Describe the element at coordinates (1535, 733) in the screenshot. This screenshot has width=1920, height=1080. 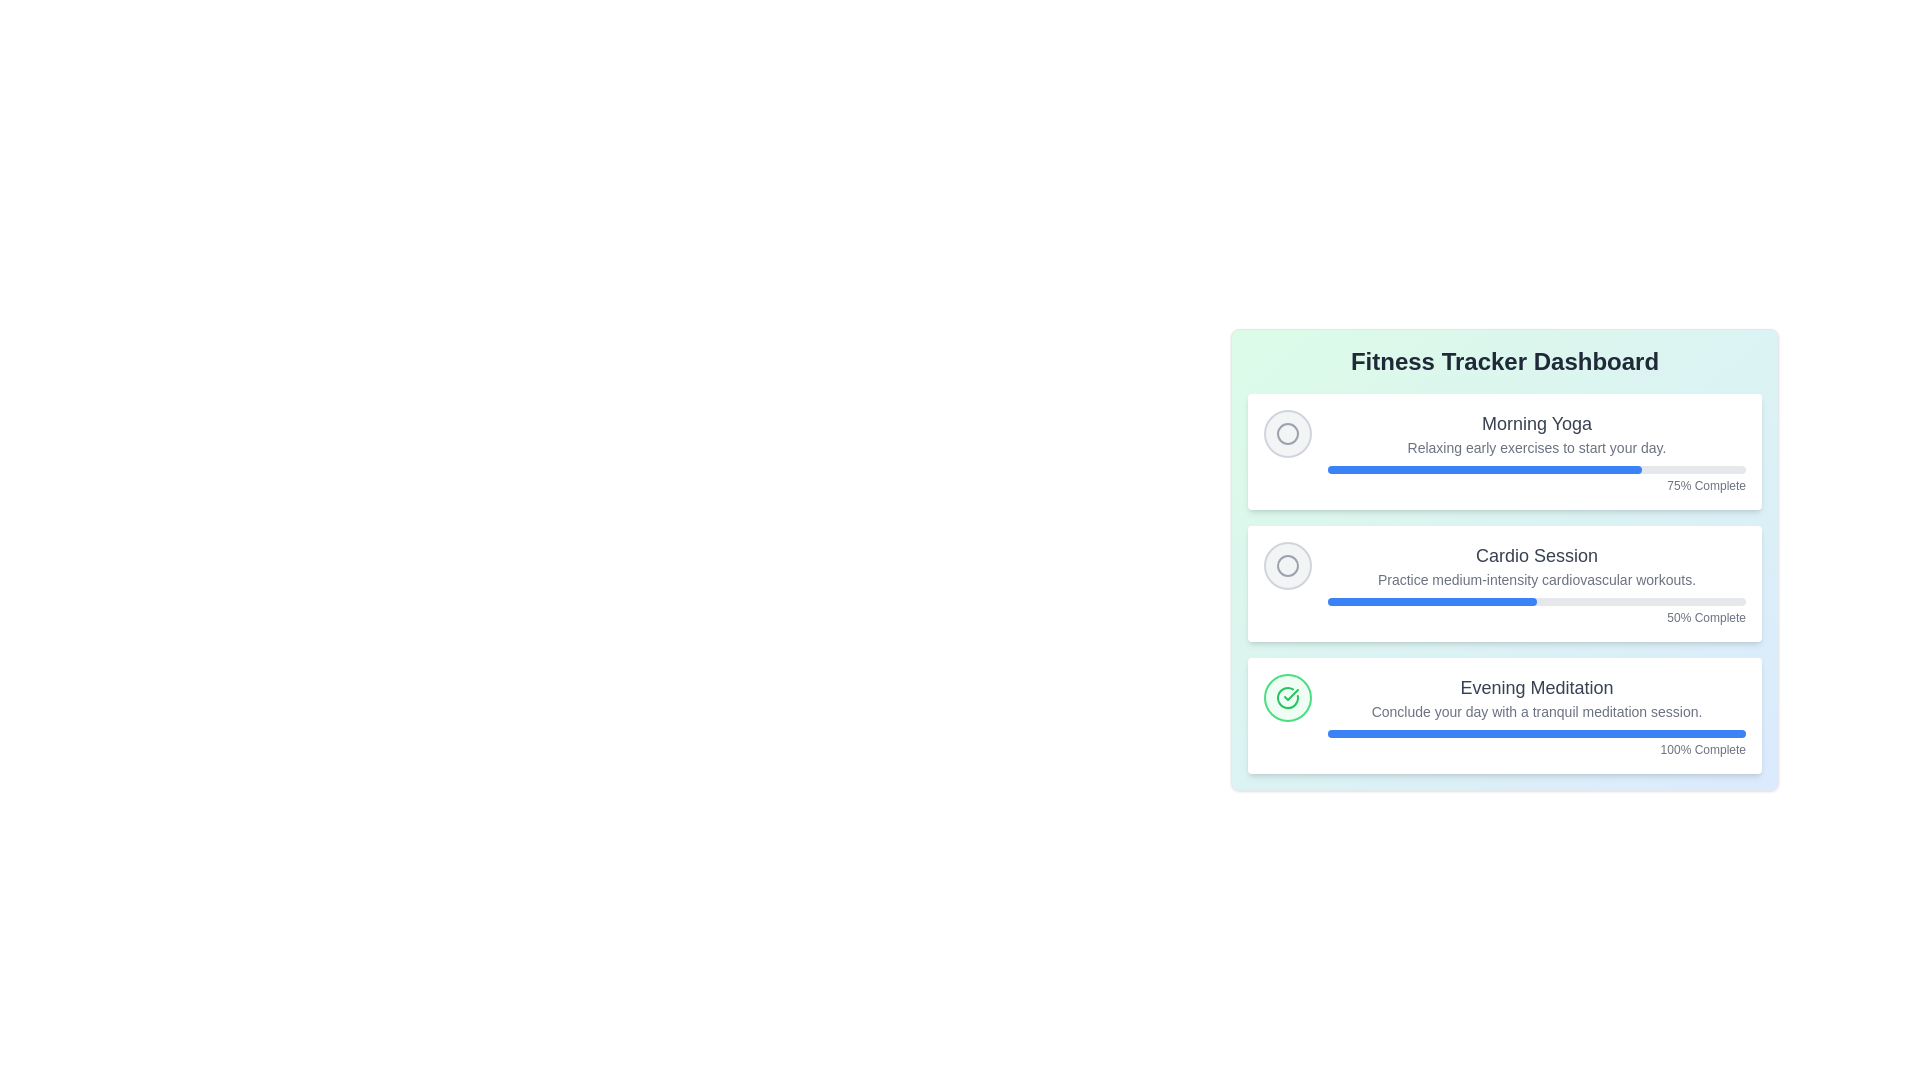
I see `the progress bar indicating completion for the 'Evening Meditation' entry in the 'Fitness Tracker Dashboard', which is fully filled with a blue segment` at that location.